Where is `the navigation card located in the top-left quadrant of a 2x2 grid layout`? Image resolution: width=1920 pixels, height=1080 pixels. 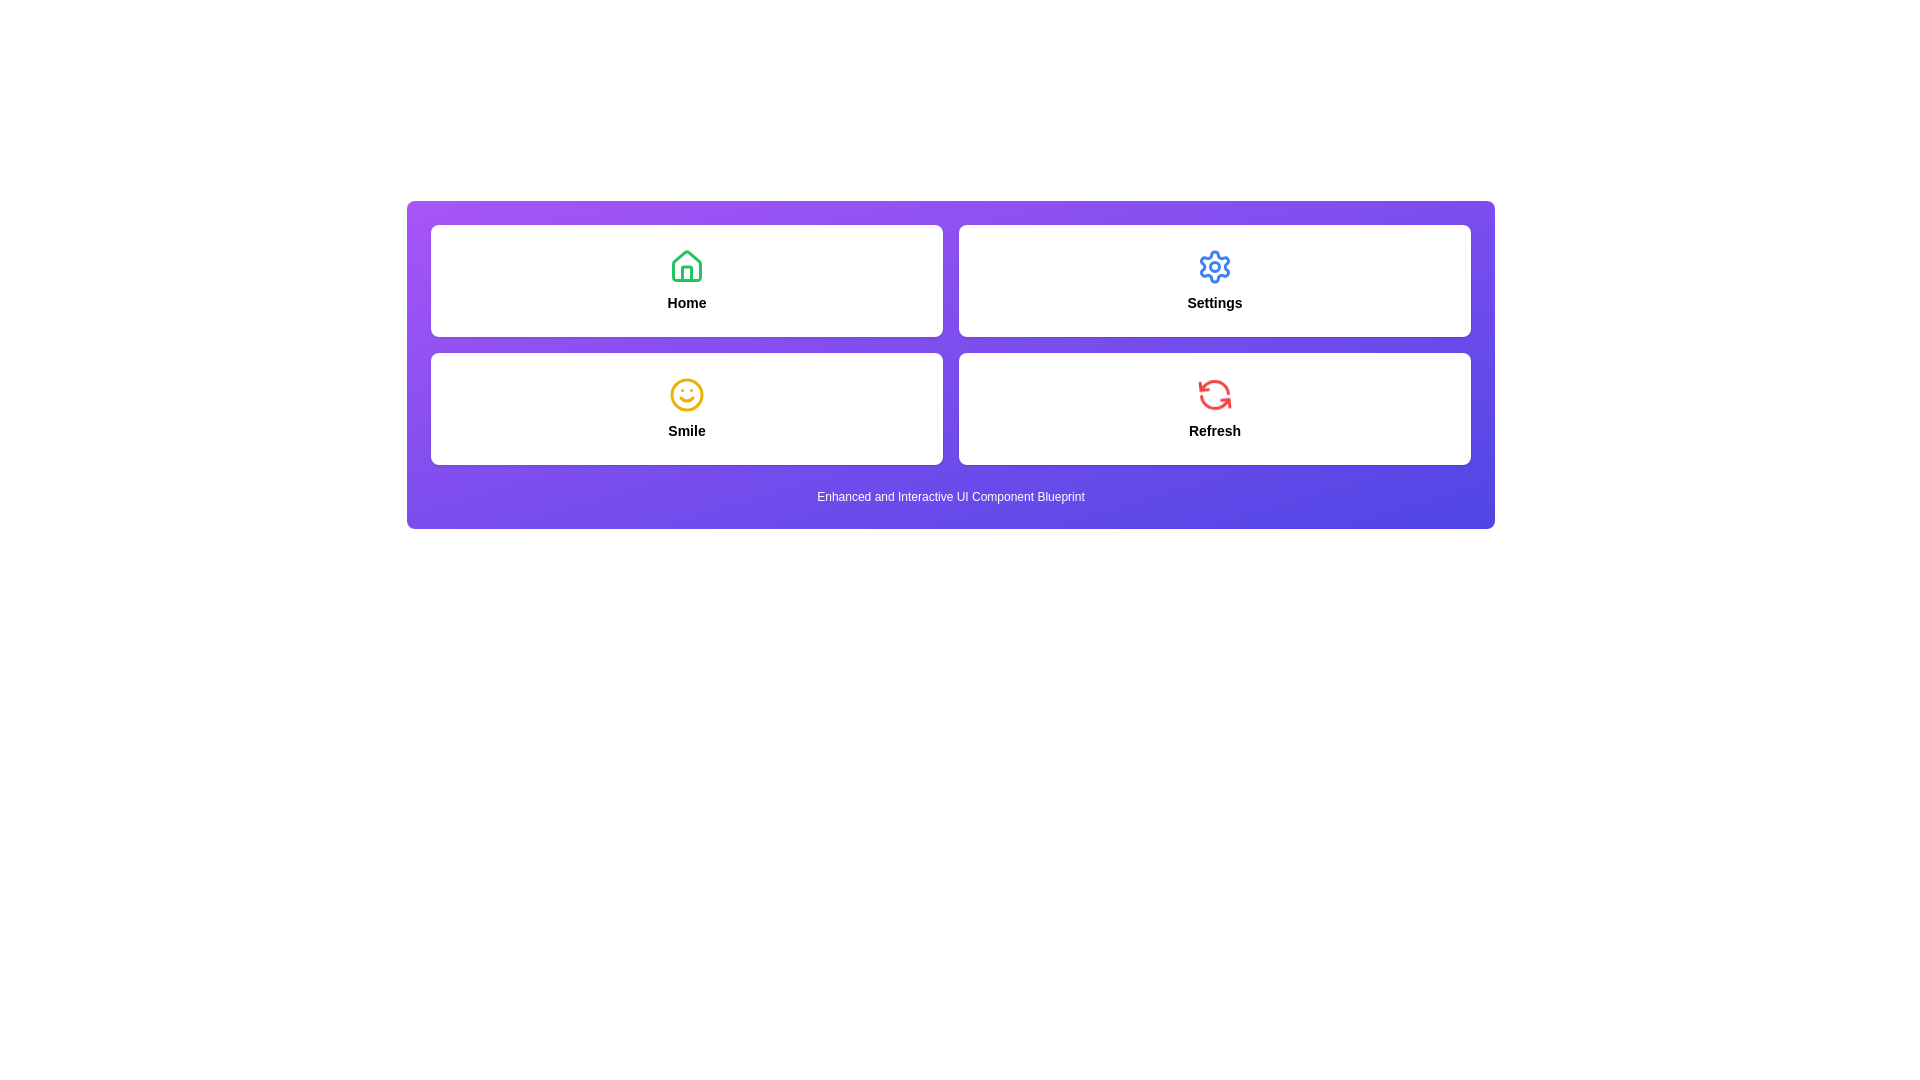
the navigation card located in the top-left quadrant of a 2x2 grid layout is located at coordinates (686, 281).